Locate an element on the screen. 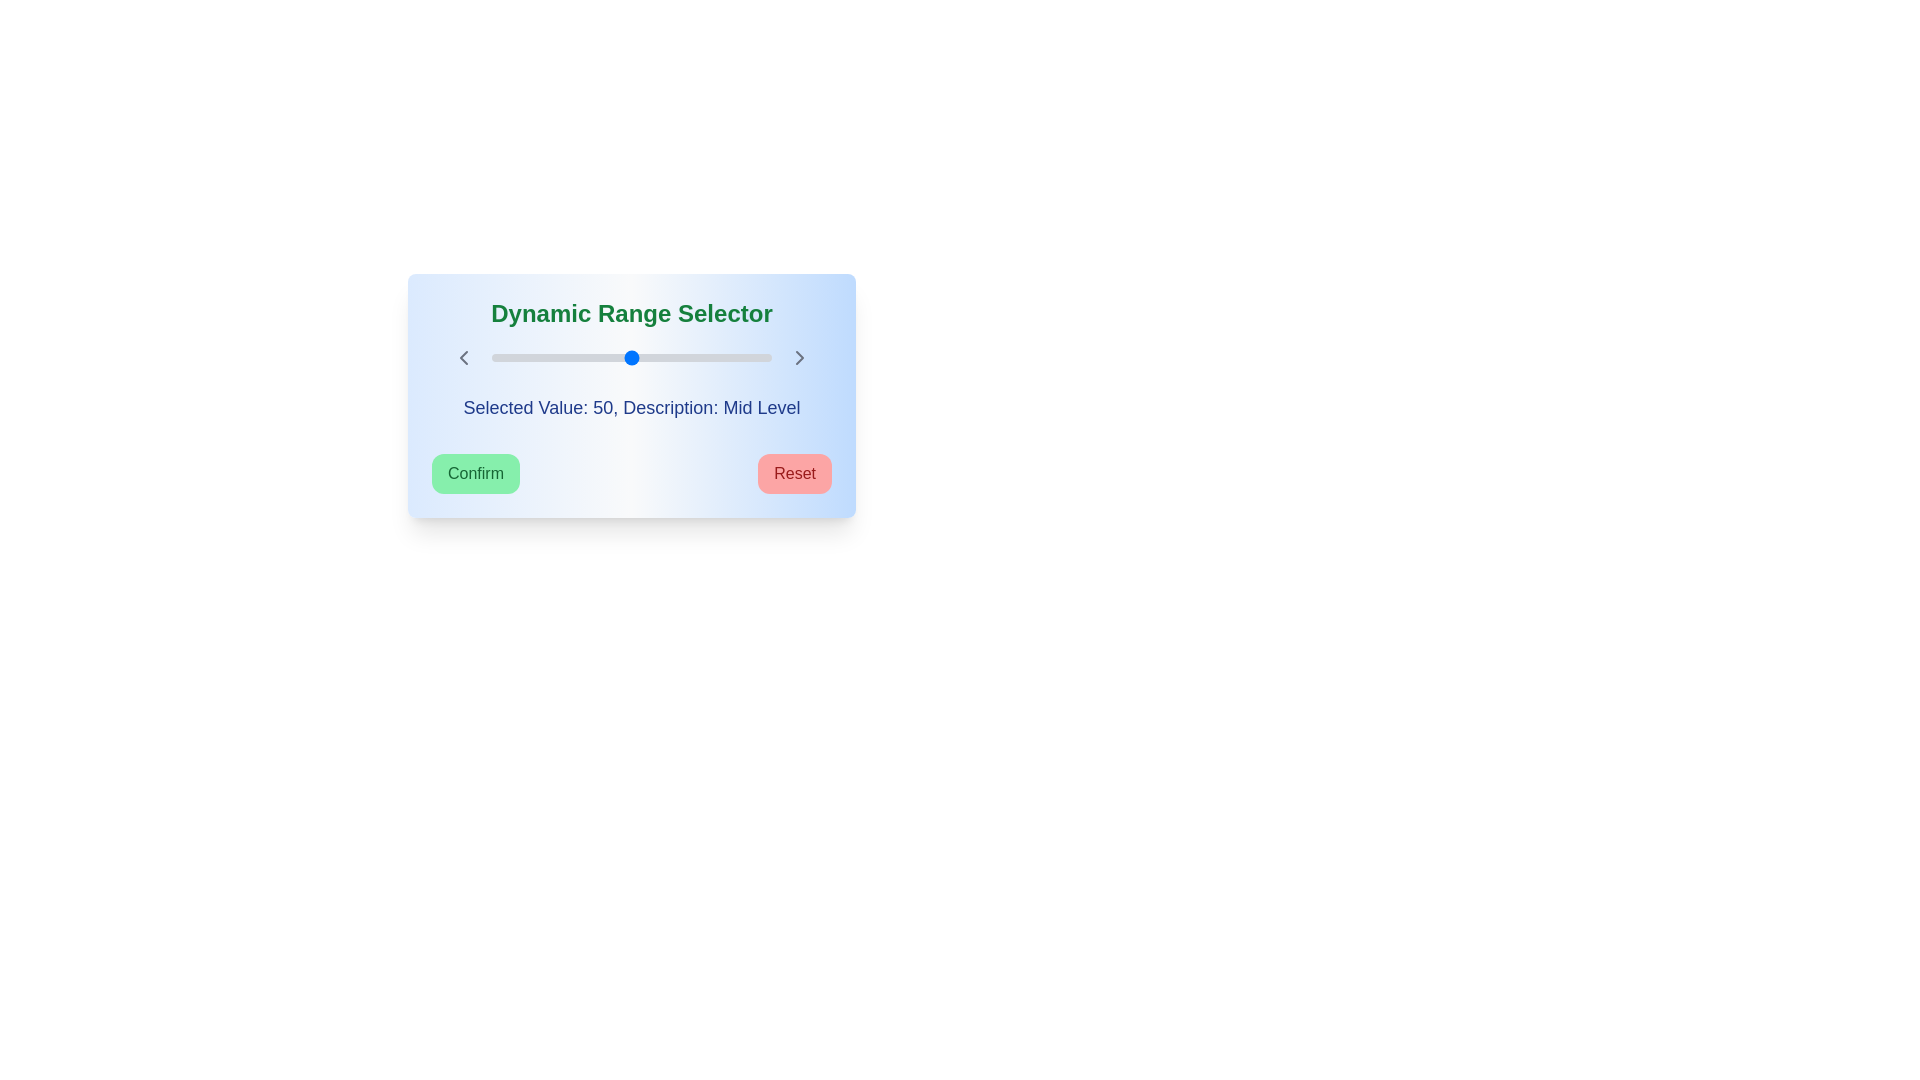 The image size is (1920, 1080). the slider is located at coordinates (748, 357).